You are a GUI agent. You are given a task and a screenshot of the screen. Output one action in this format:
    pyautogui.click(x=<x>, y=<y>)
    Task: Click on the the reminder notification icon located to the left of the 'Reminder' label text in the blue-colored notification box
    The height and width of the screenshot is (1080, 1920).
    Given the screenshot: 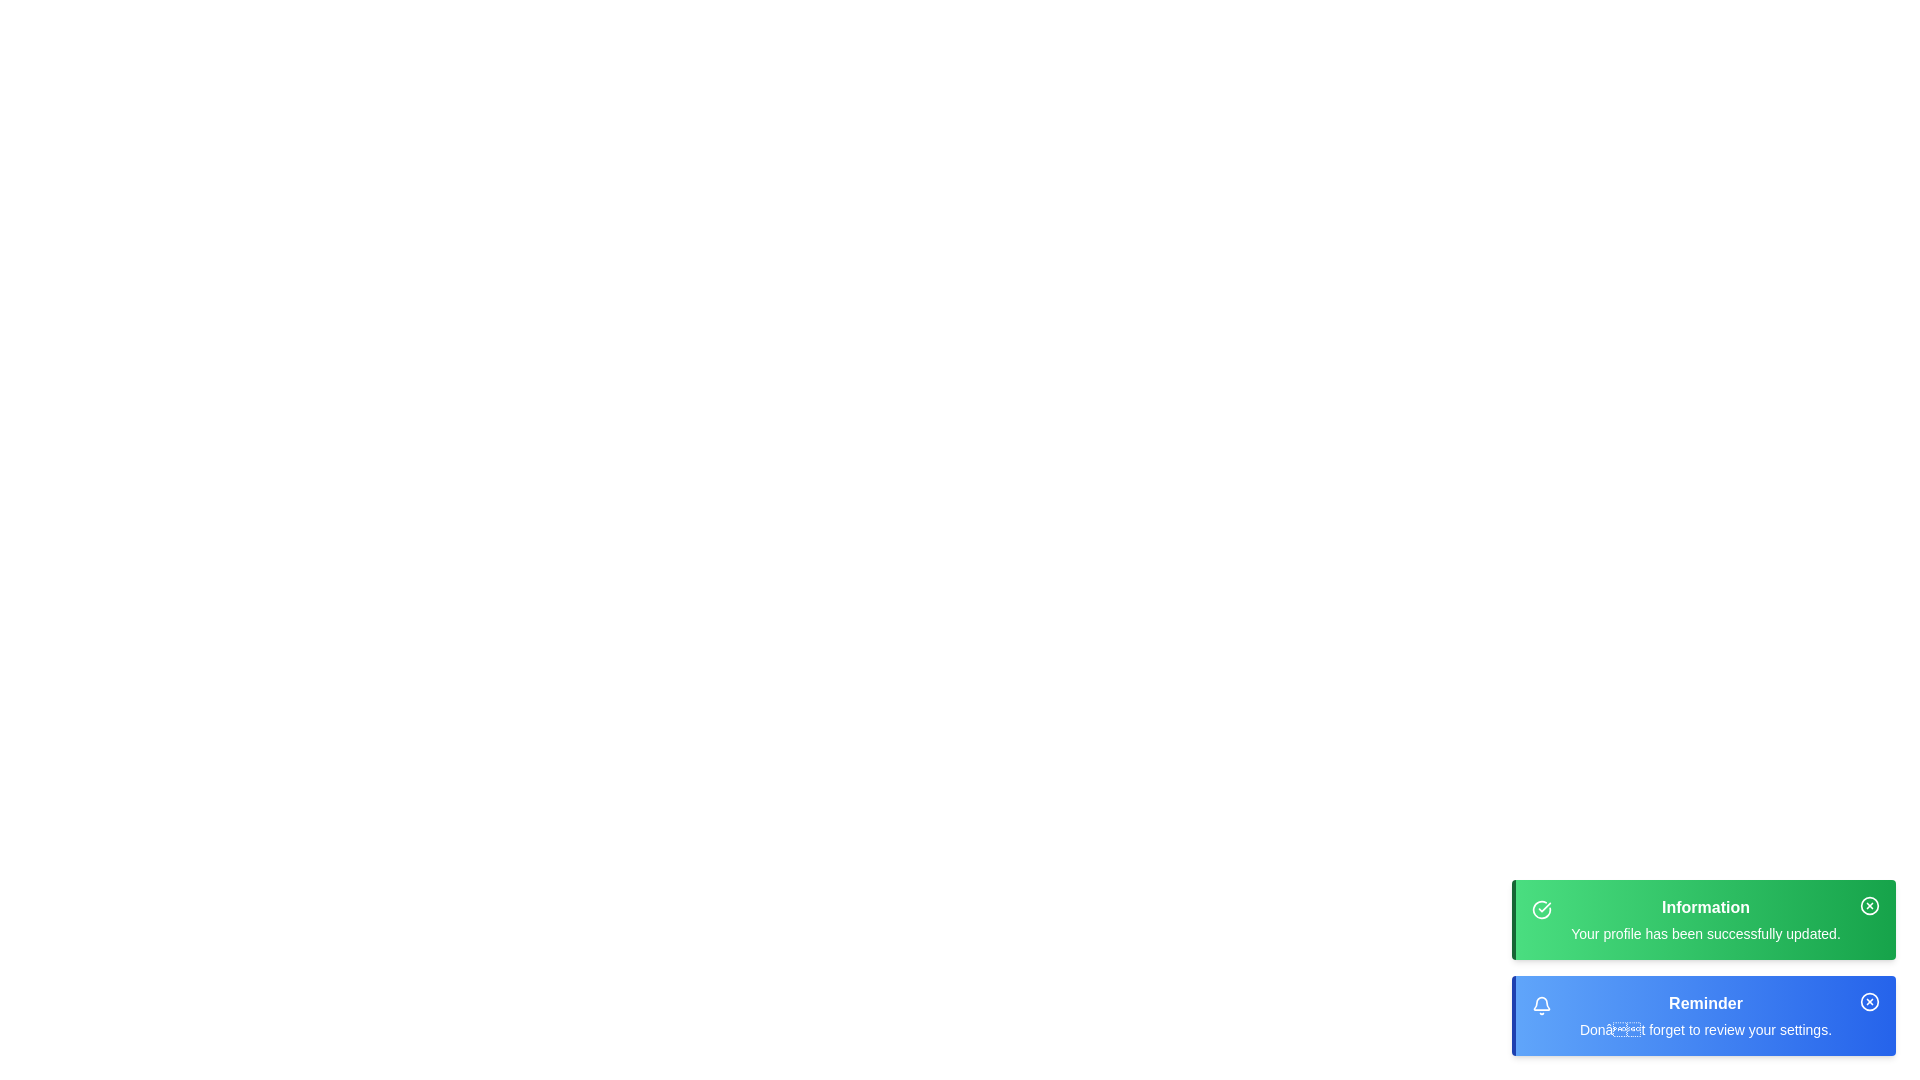 What is the action you would take?
    pyautogui.click(x=1540, y=1006)
    